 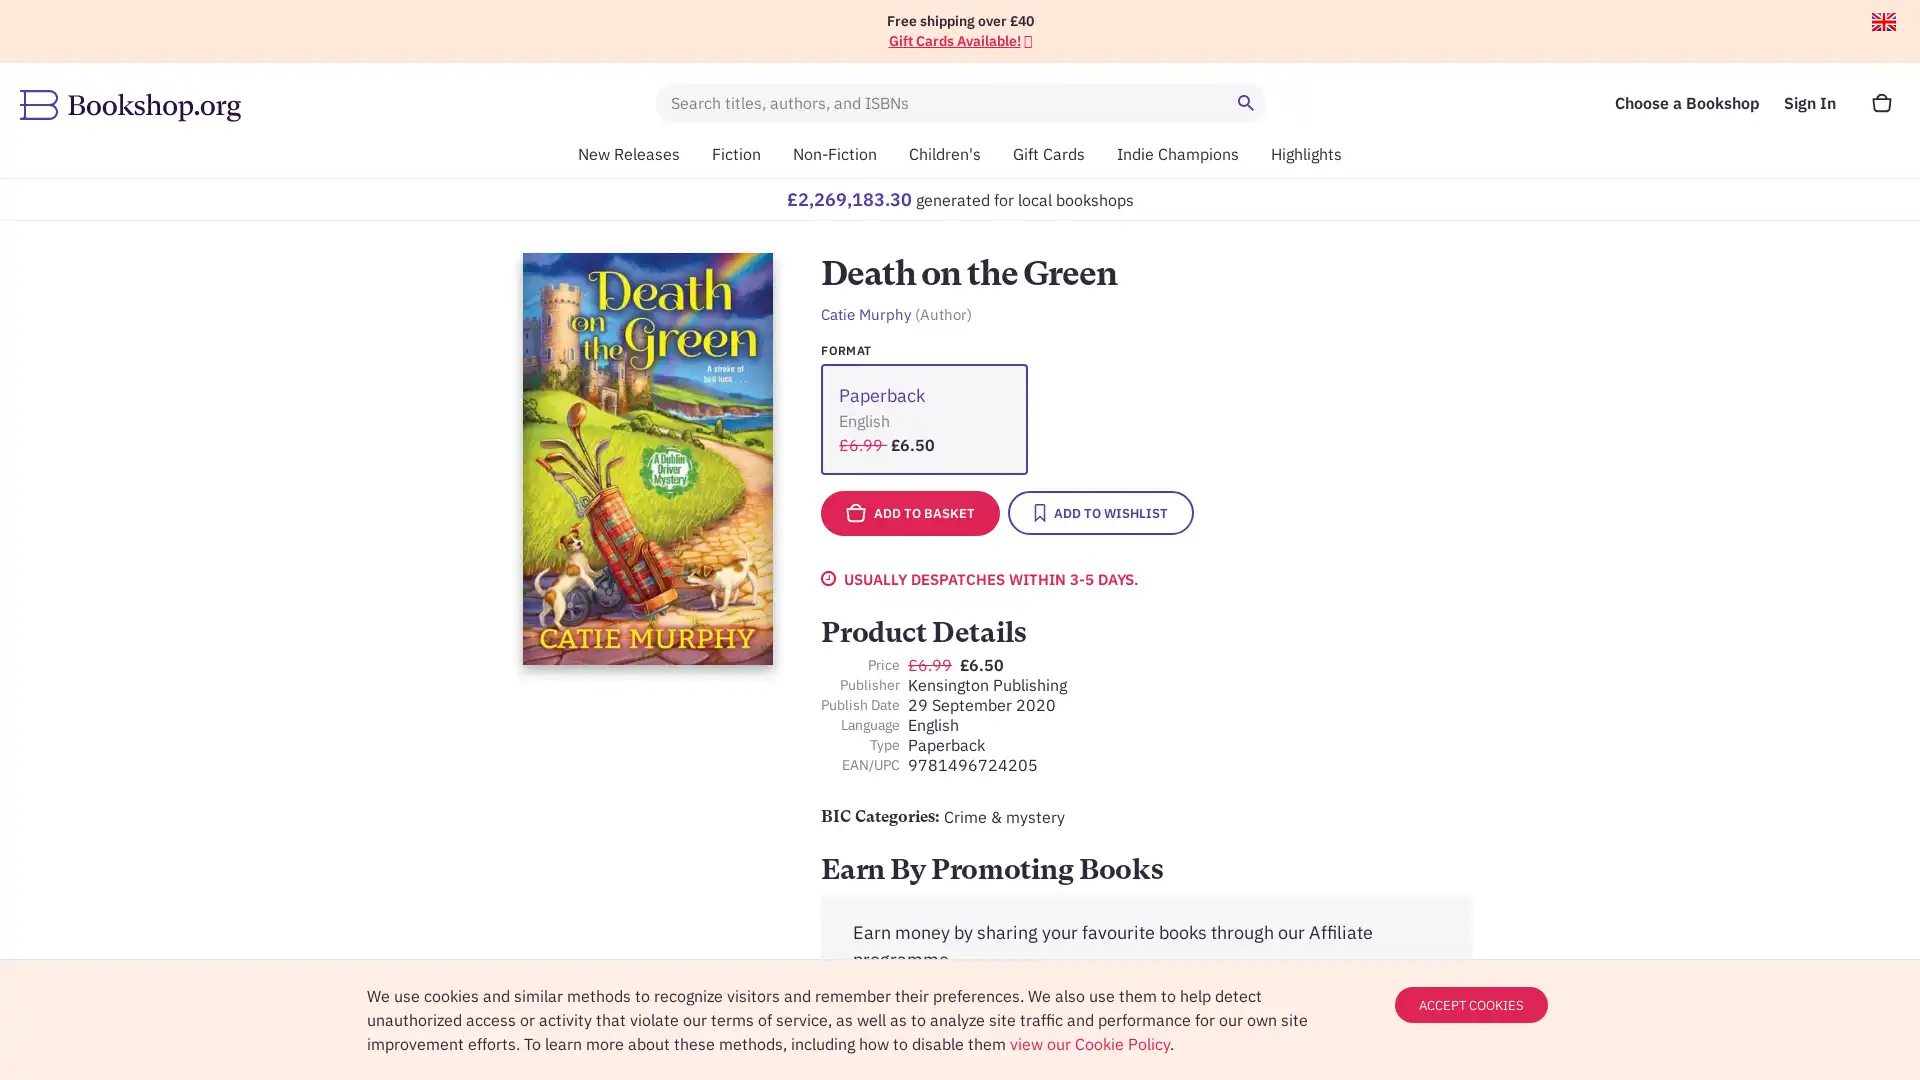 I want to click on Search, so click(x=1247, y=103).